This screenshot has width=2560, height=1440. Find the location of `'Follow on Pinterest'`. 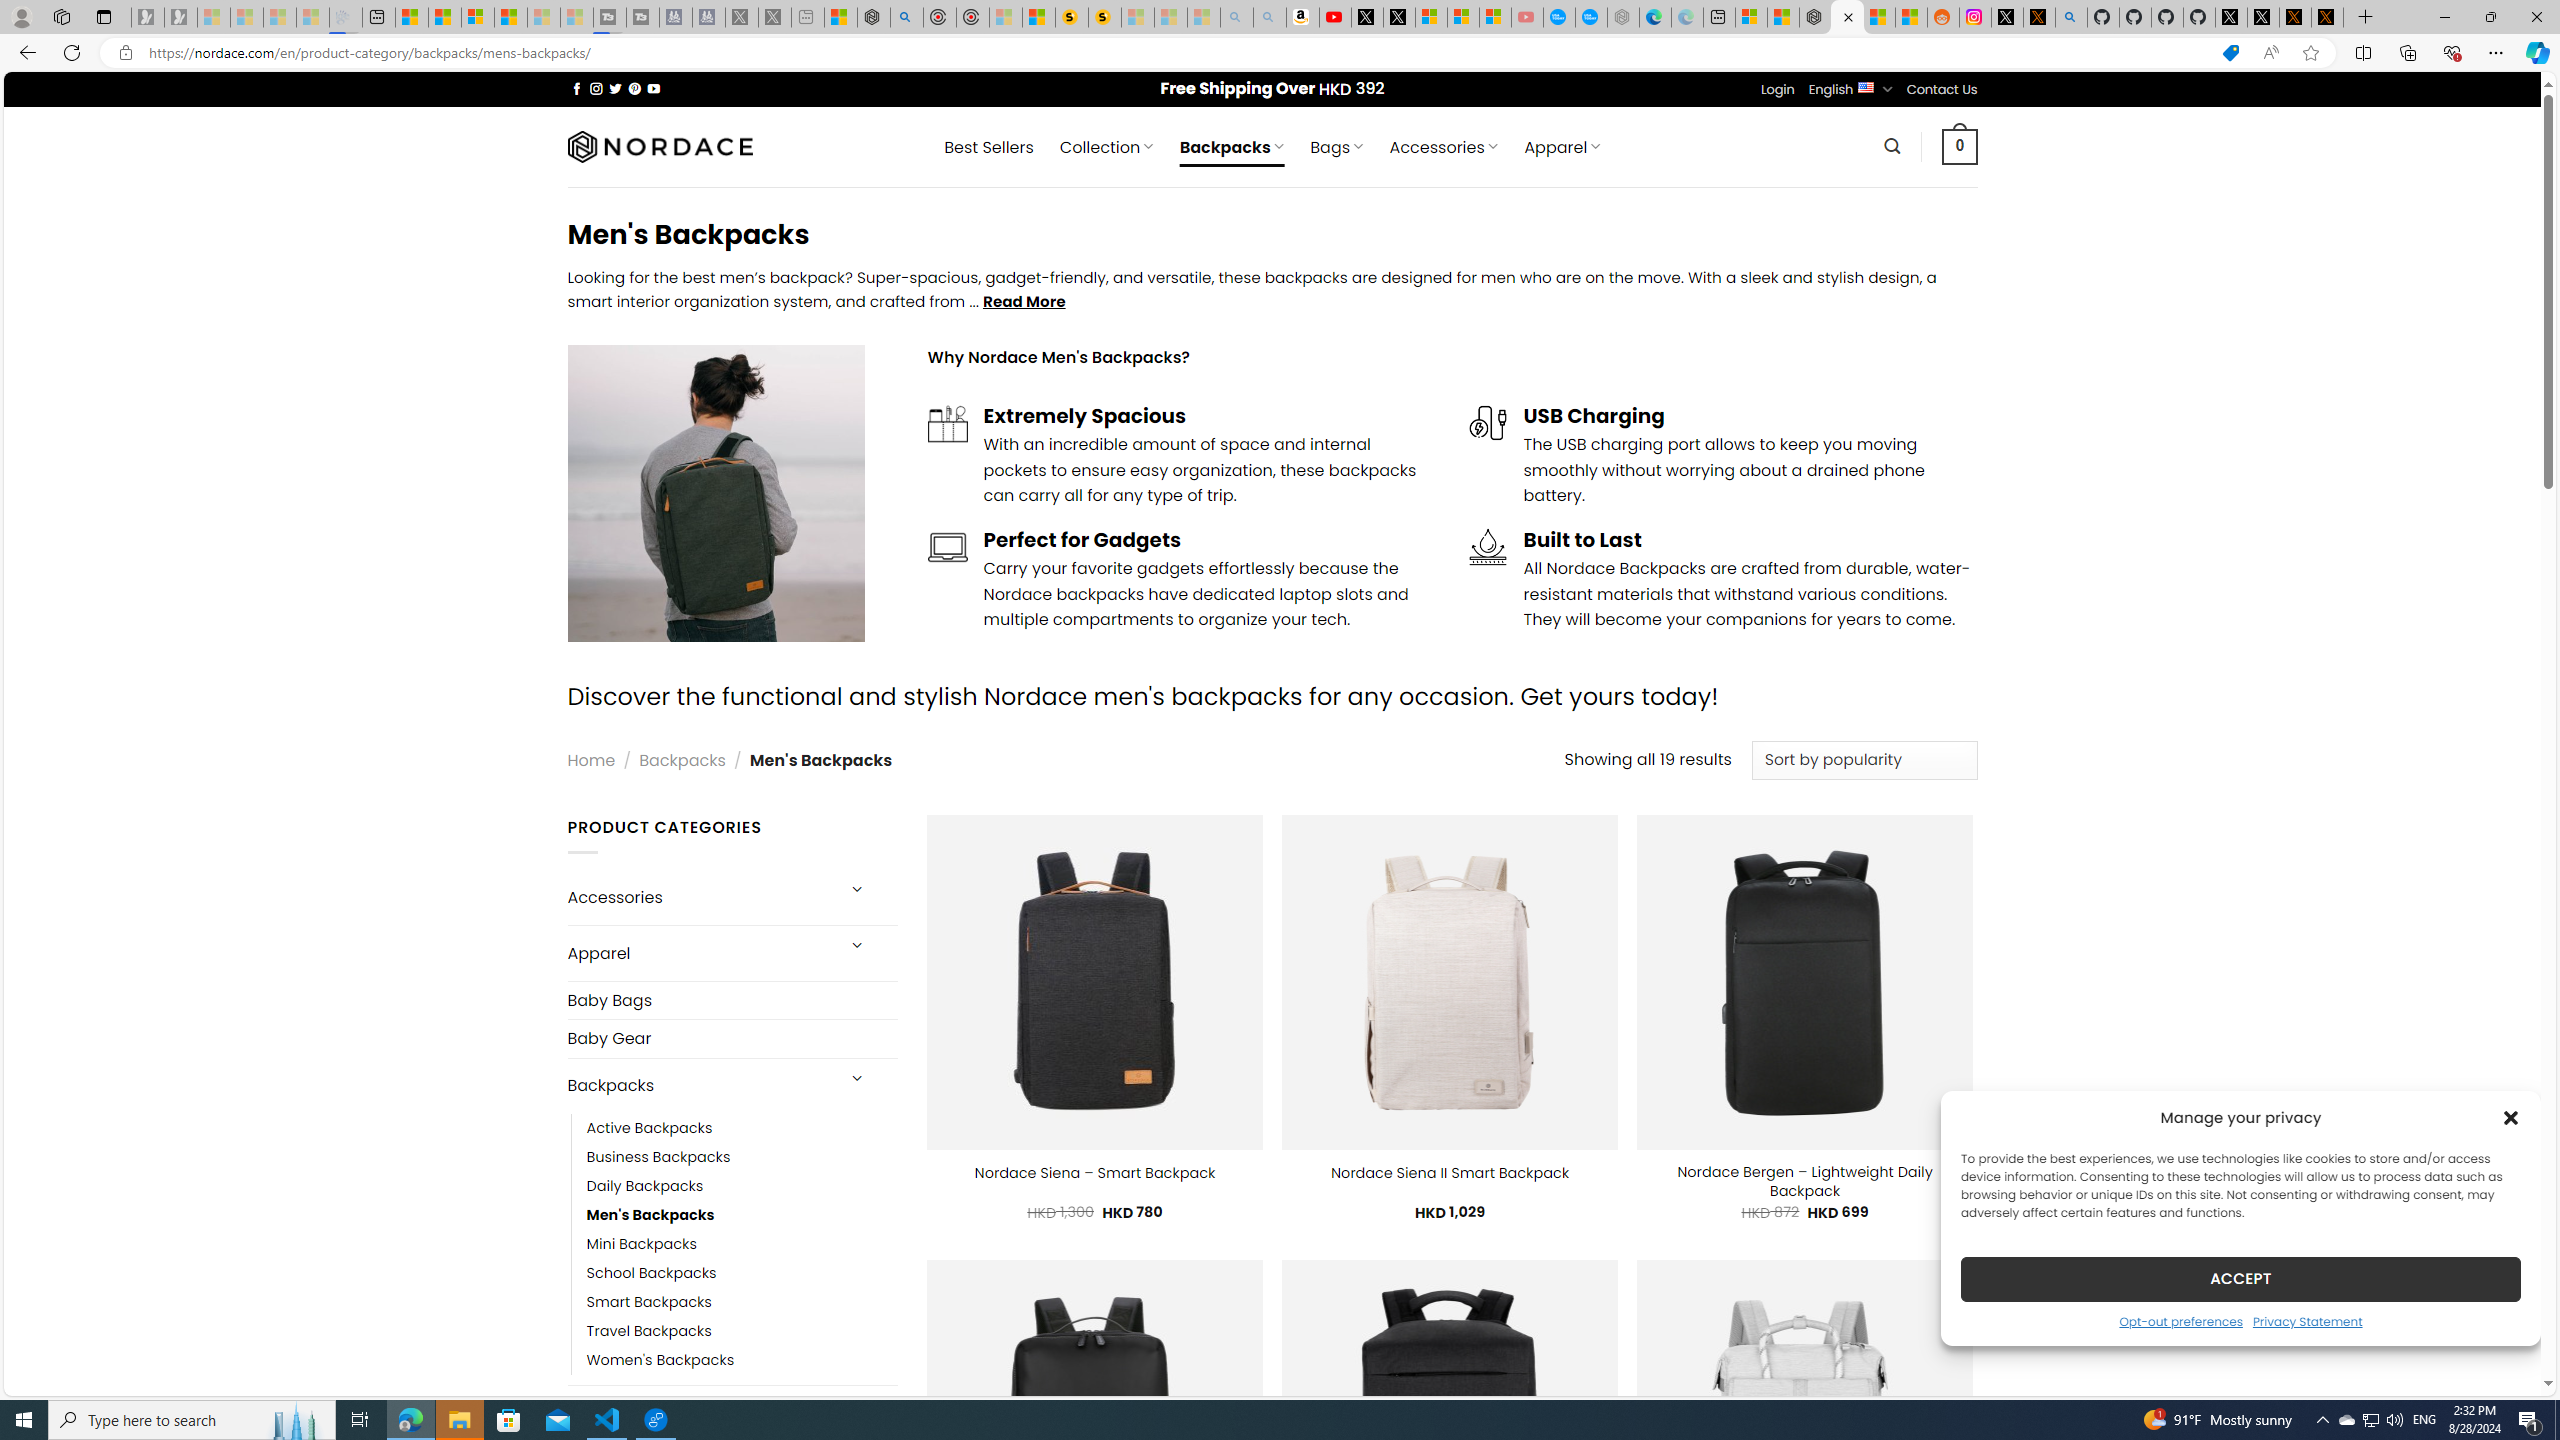

'Follow on Pinterest' is located at coordinates (632, 88).